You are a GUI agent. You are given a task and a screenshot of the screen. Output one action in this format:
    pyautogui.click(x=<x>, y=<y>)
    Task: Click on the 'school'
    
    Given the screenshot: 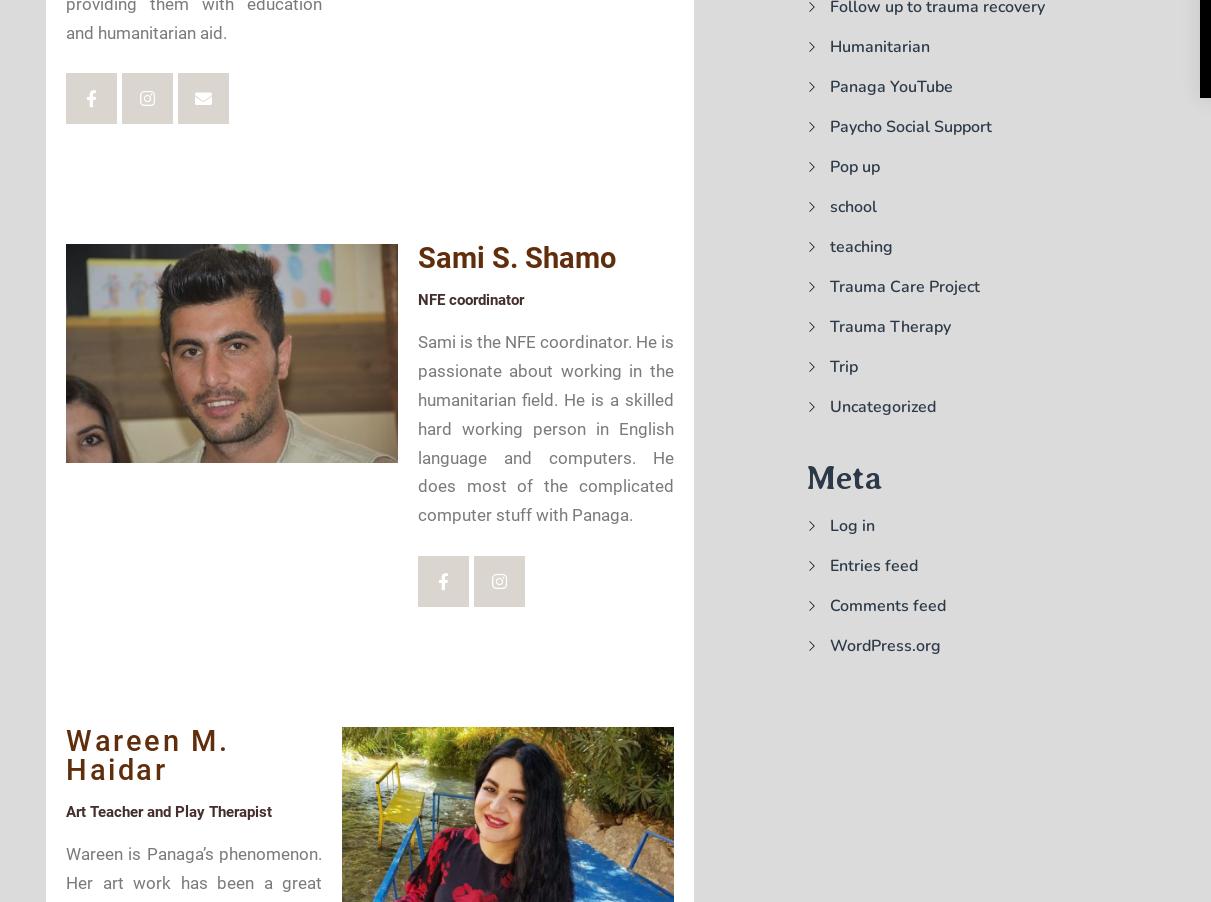 What is the action you would take?
    pyautogui.click(x=830, y=206)
    